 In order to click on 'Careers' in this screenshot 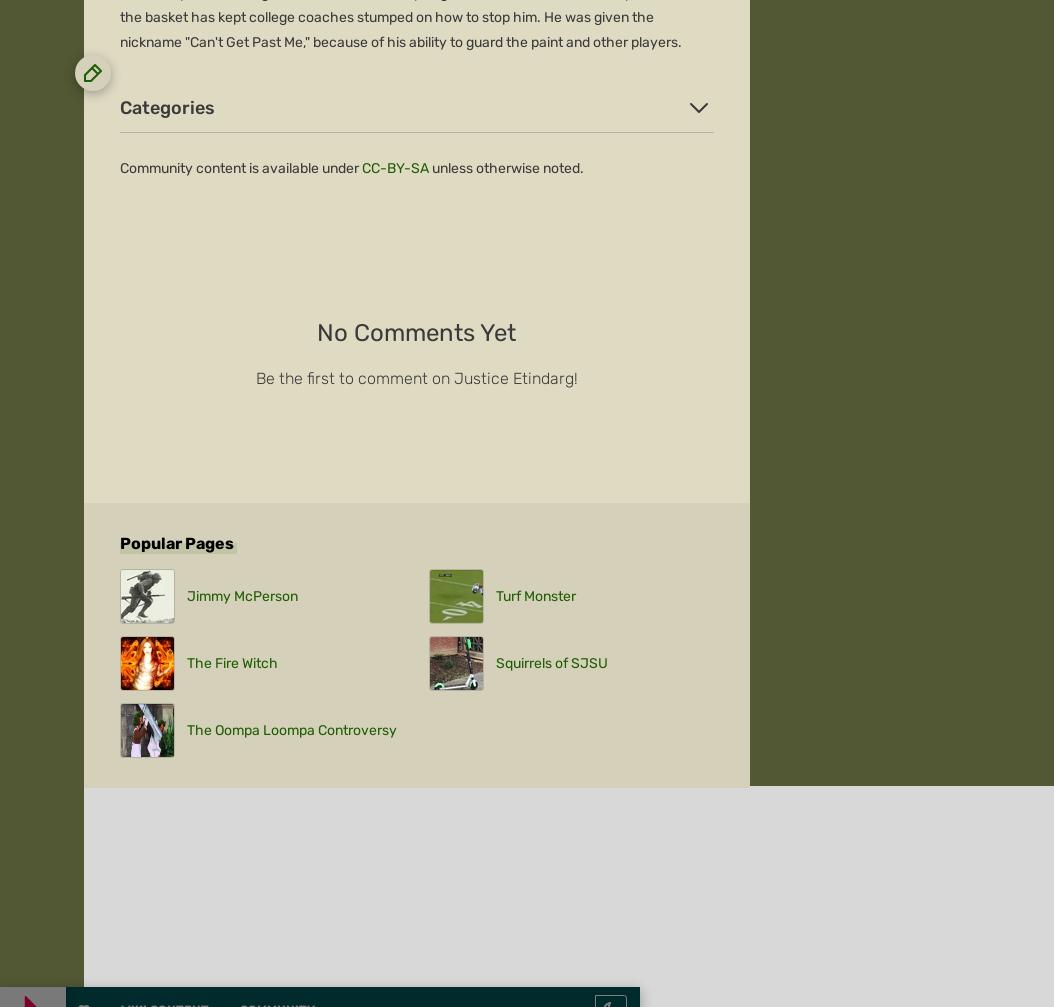, I will do `click(83, 298)`.